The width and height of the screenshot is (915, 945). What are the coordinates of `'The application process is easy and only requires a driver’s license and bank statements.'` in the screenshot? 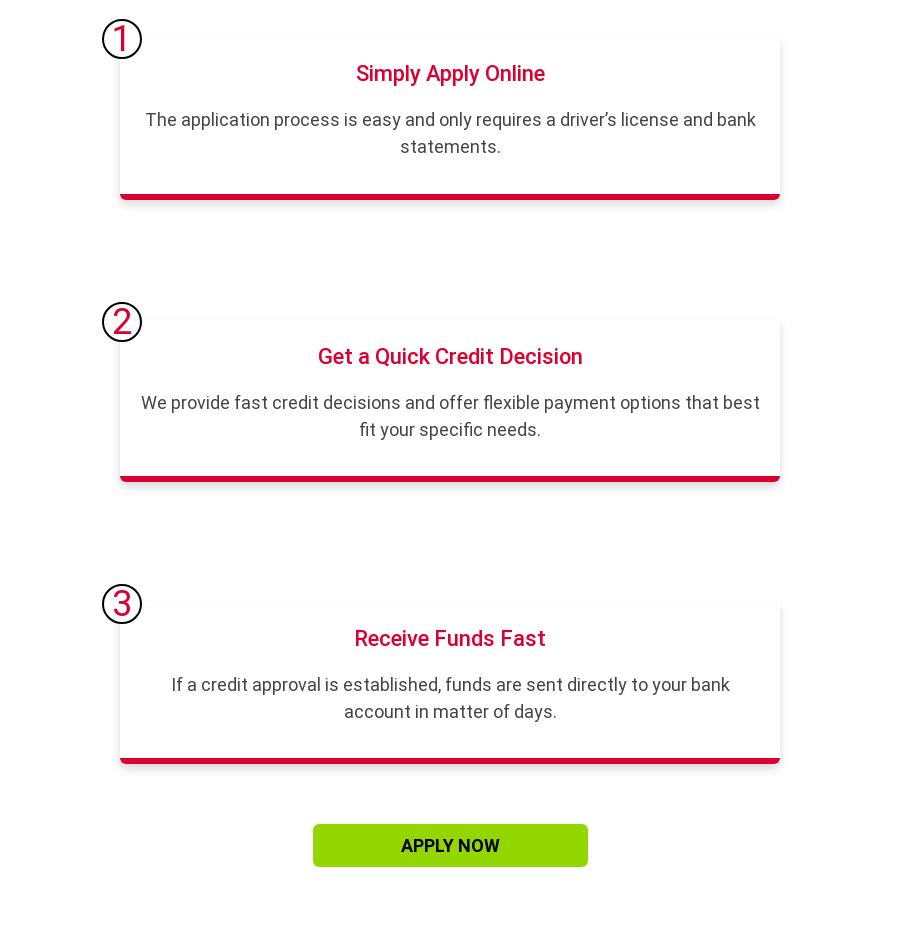 It's located at (449, 131).